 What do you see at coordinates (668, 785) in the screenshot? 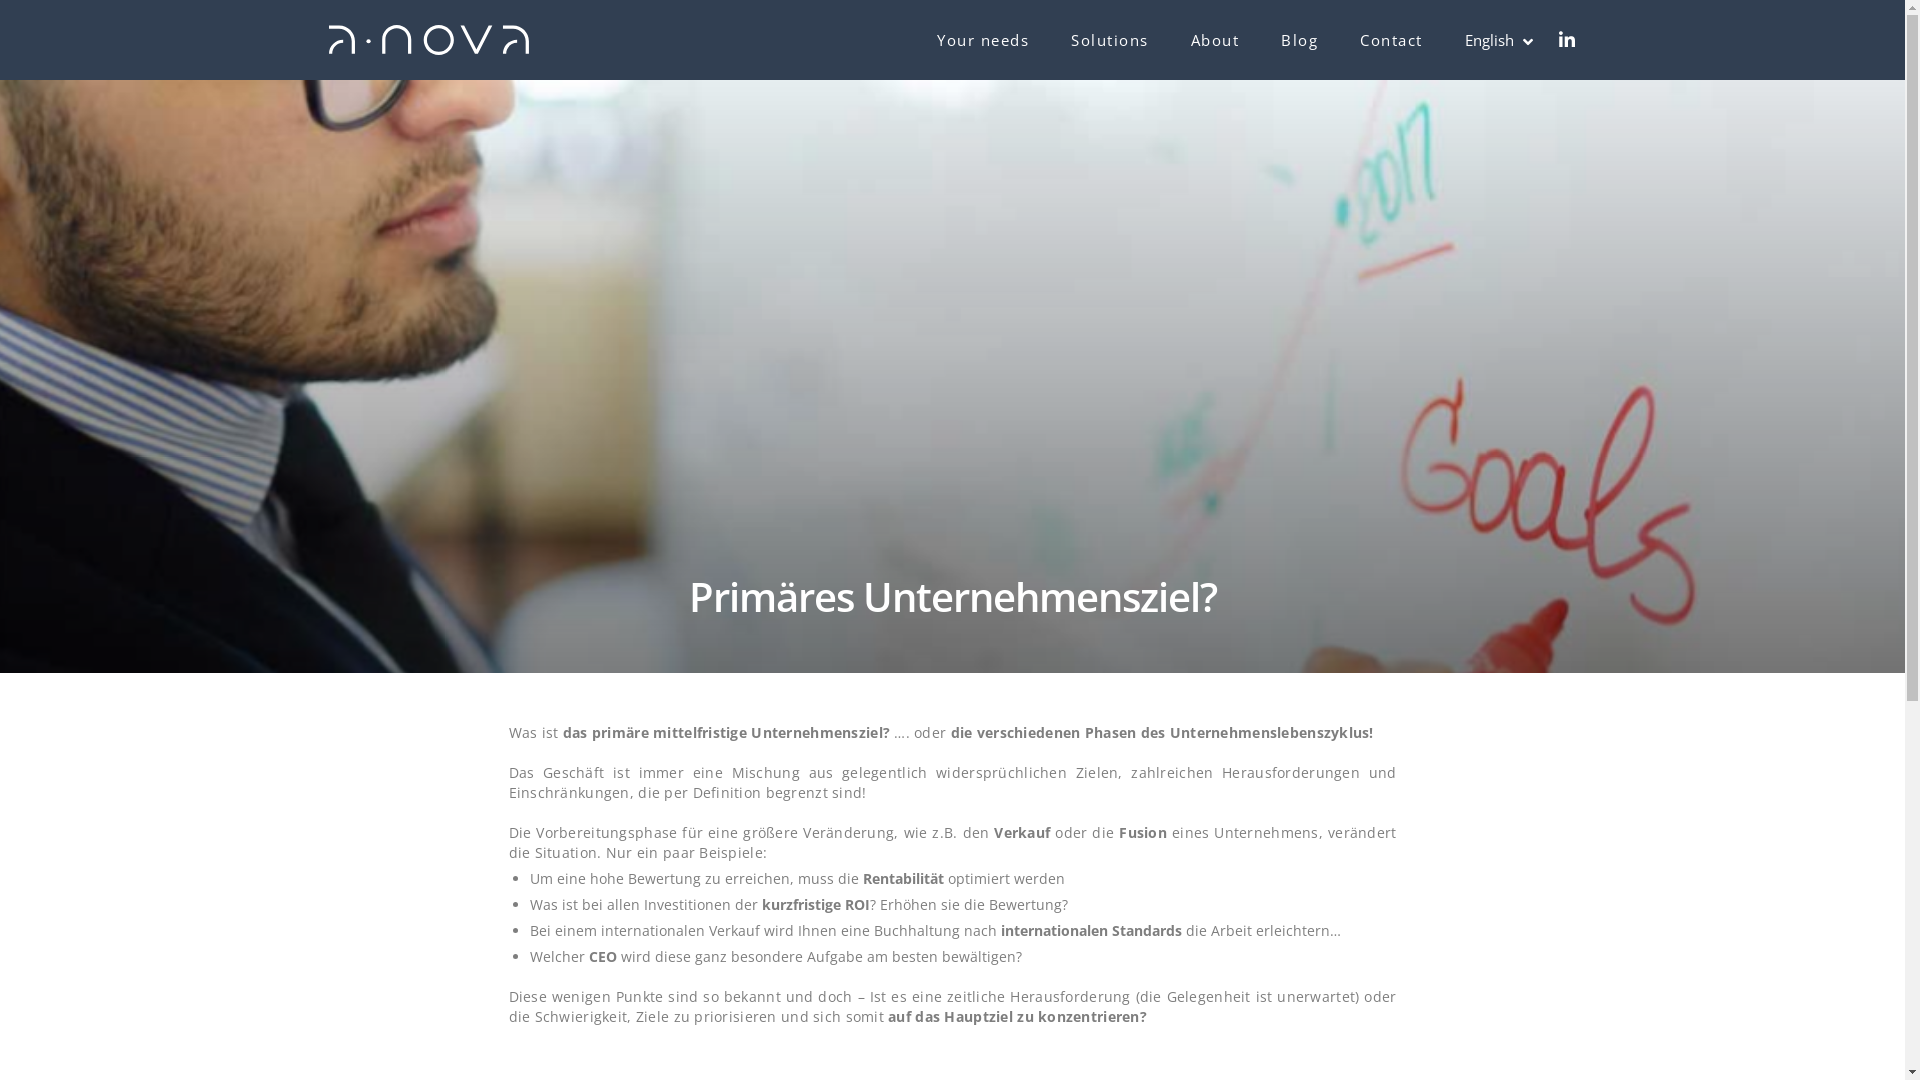
I see `'About'` at bounding box center [668, 785].